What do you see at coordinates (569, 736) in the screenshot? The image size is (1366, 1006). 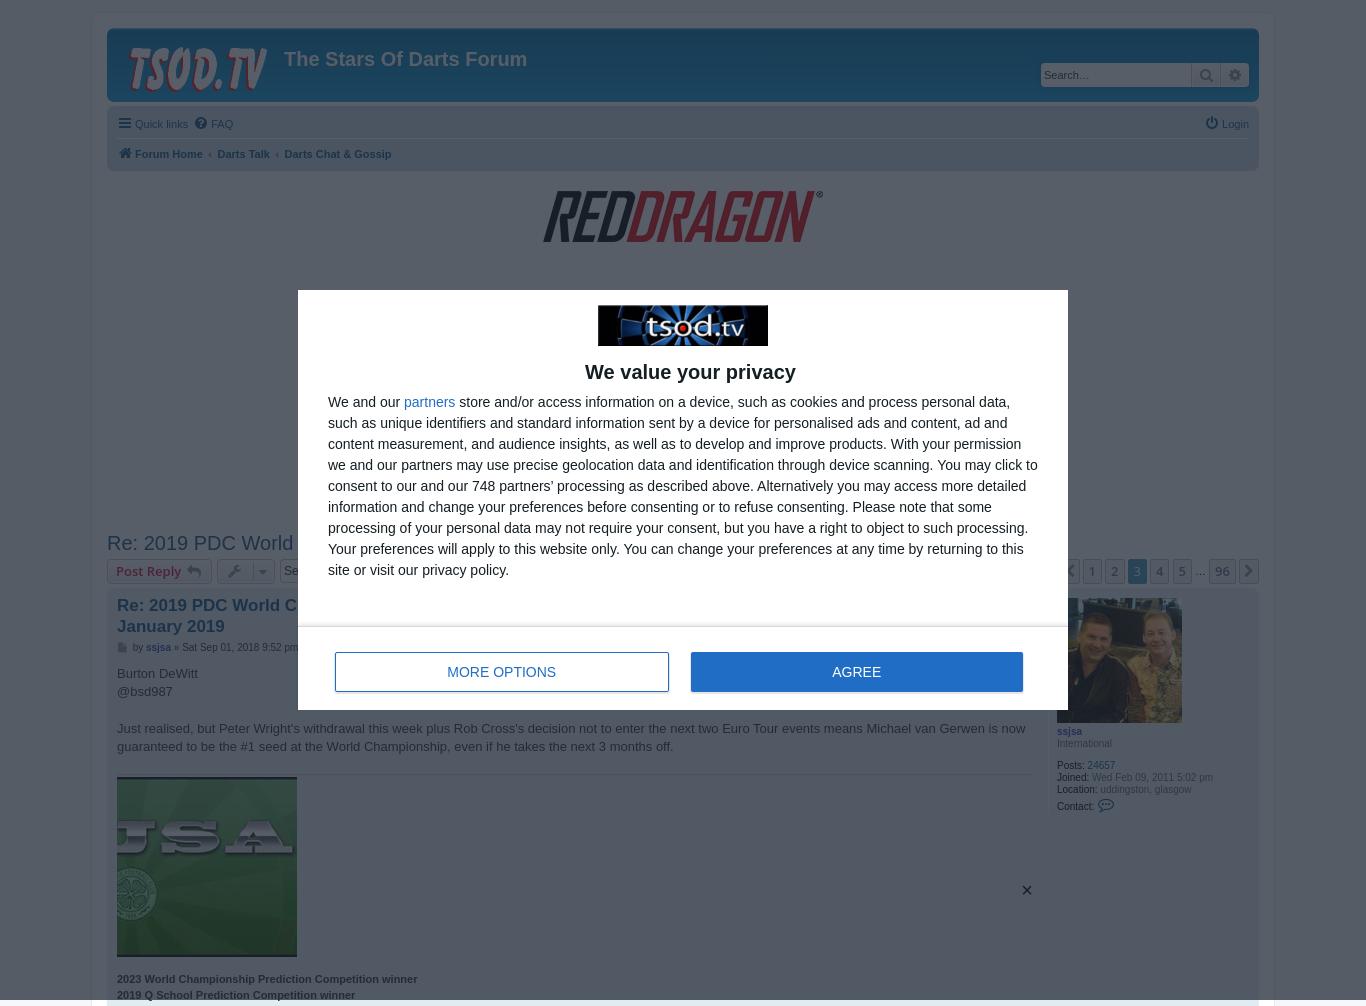 I see `'Just realised, but Peter Wright's withdrawal this week plus Rob Cross's decision not to enter the next two Euro Tour events means Michael van Gerwen is now guaranteed to be the #1 seed at the World Championship, even if he takes the next 3 months off.'` at bounding box center [569, 736].